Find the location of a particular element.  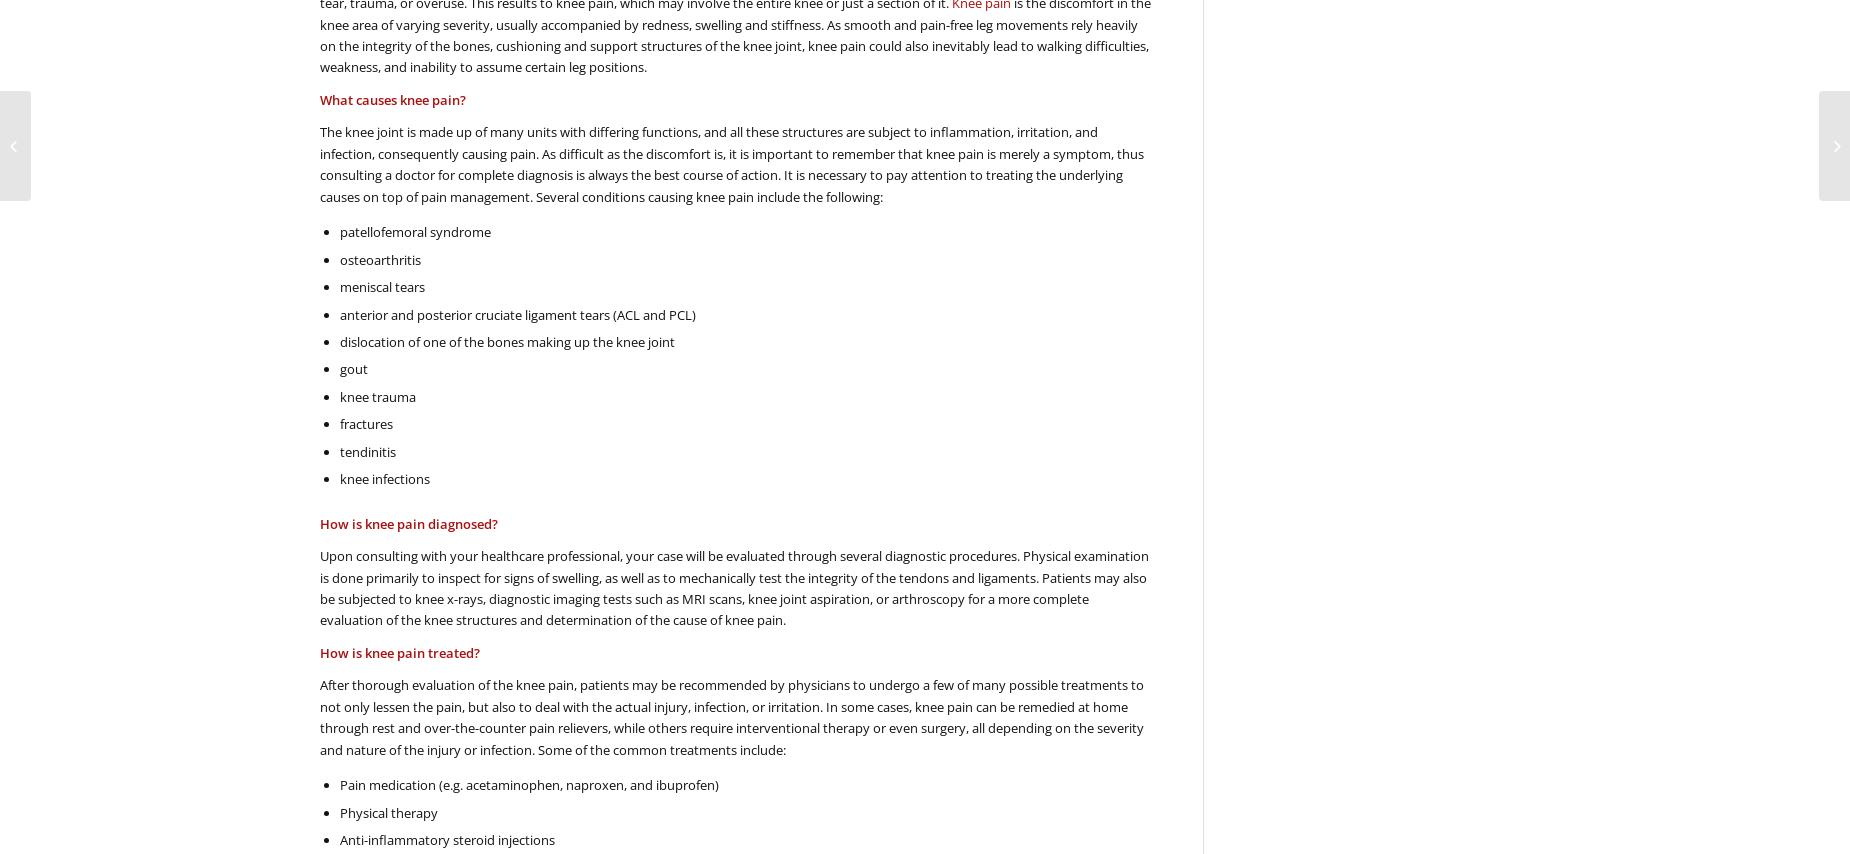

'dislocation of one of the bones making up the knee joint' is located at coordinates (507, 342).